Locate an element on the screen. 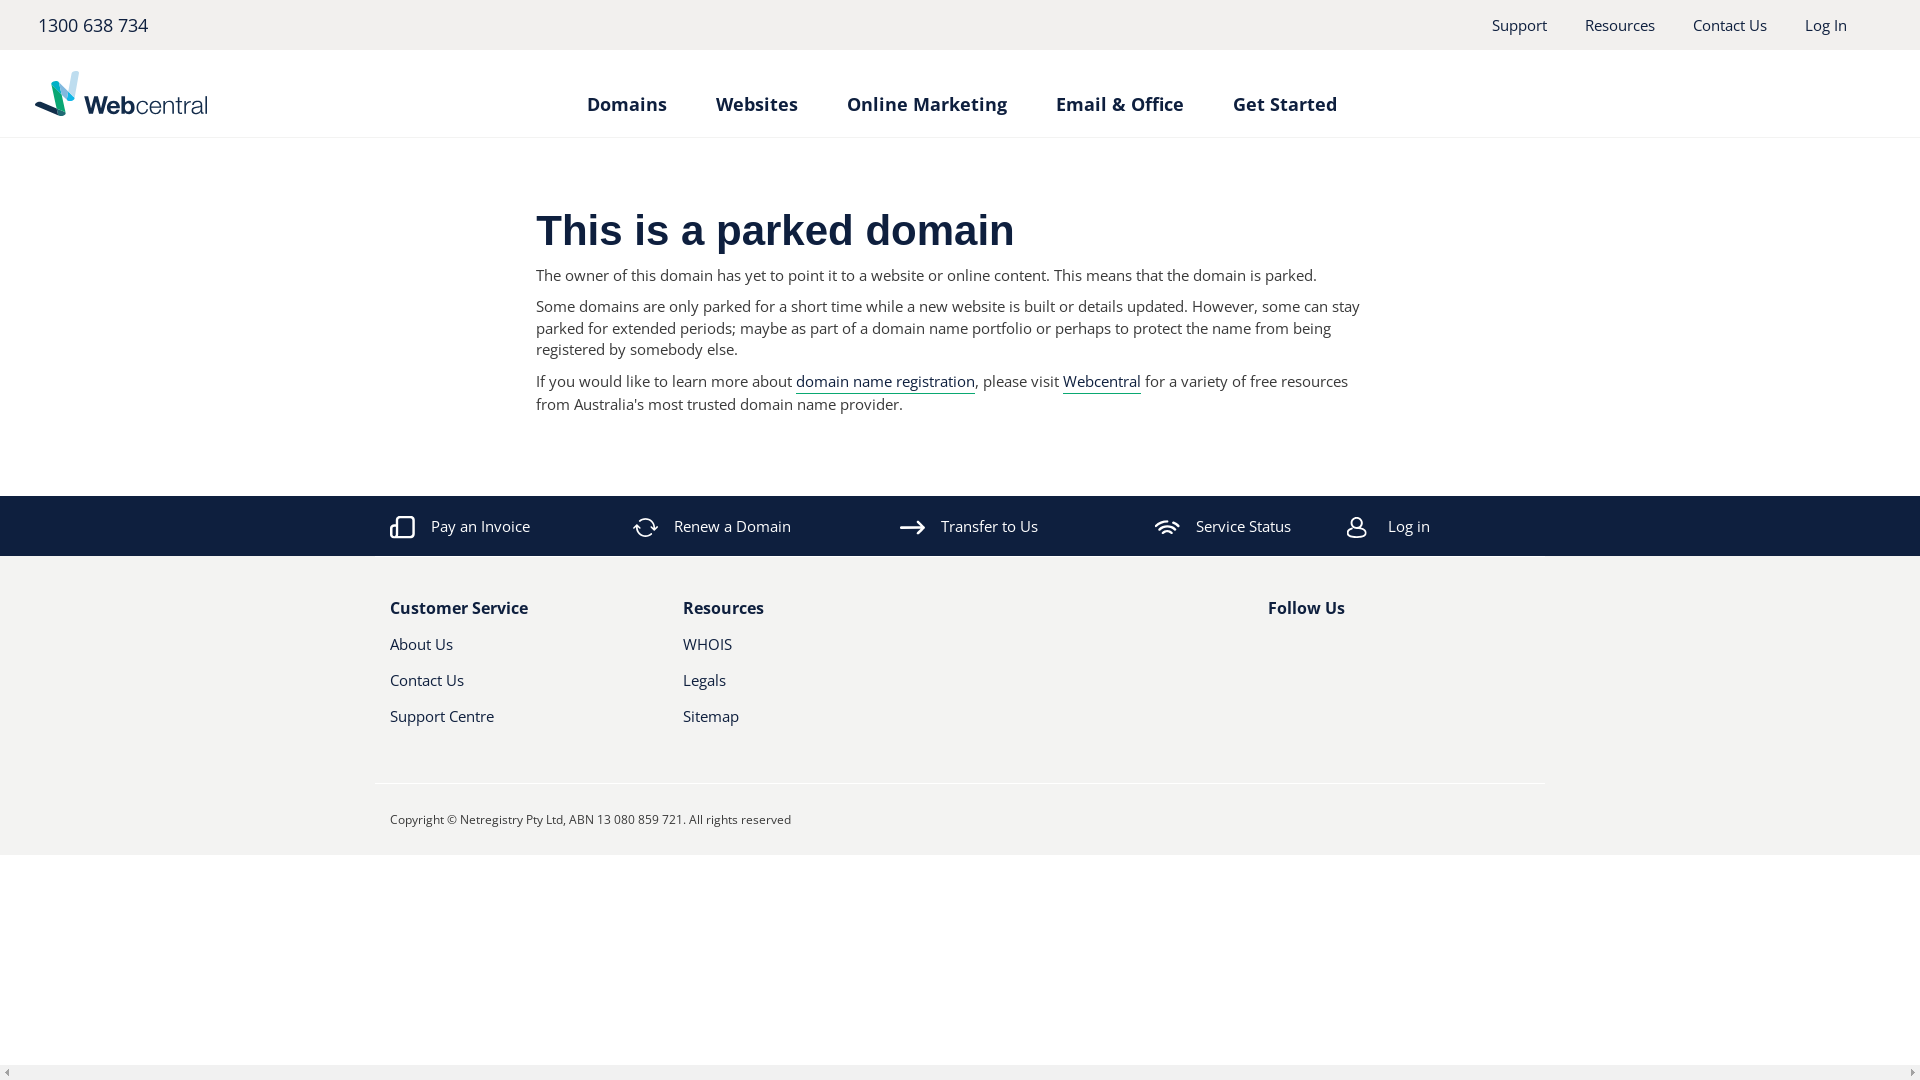  'Renew a Domain' is located at coordinates (713, 524).